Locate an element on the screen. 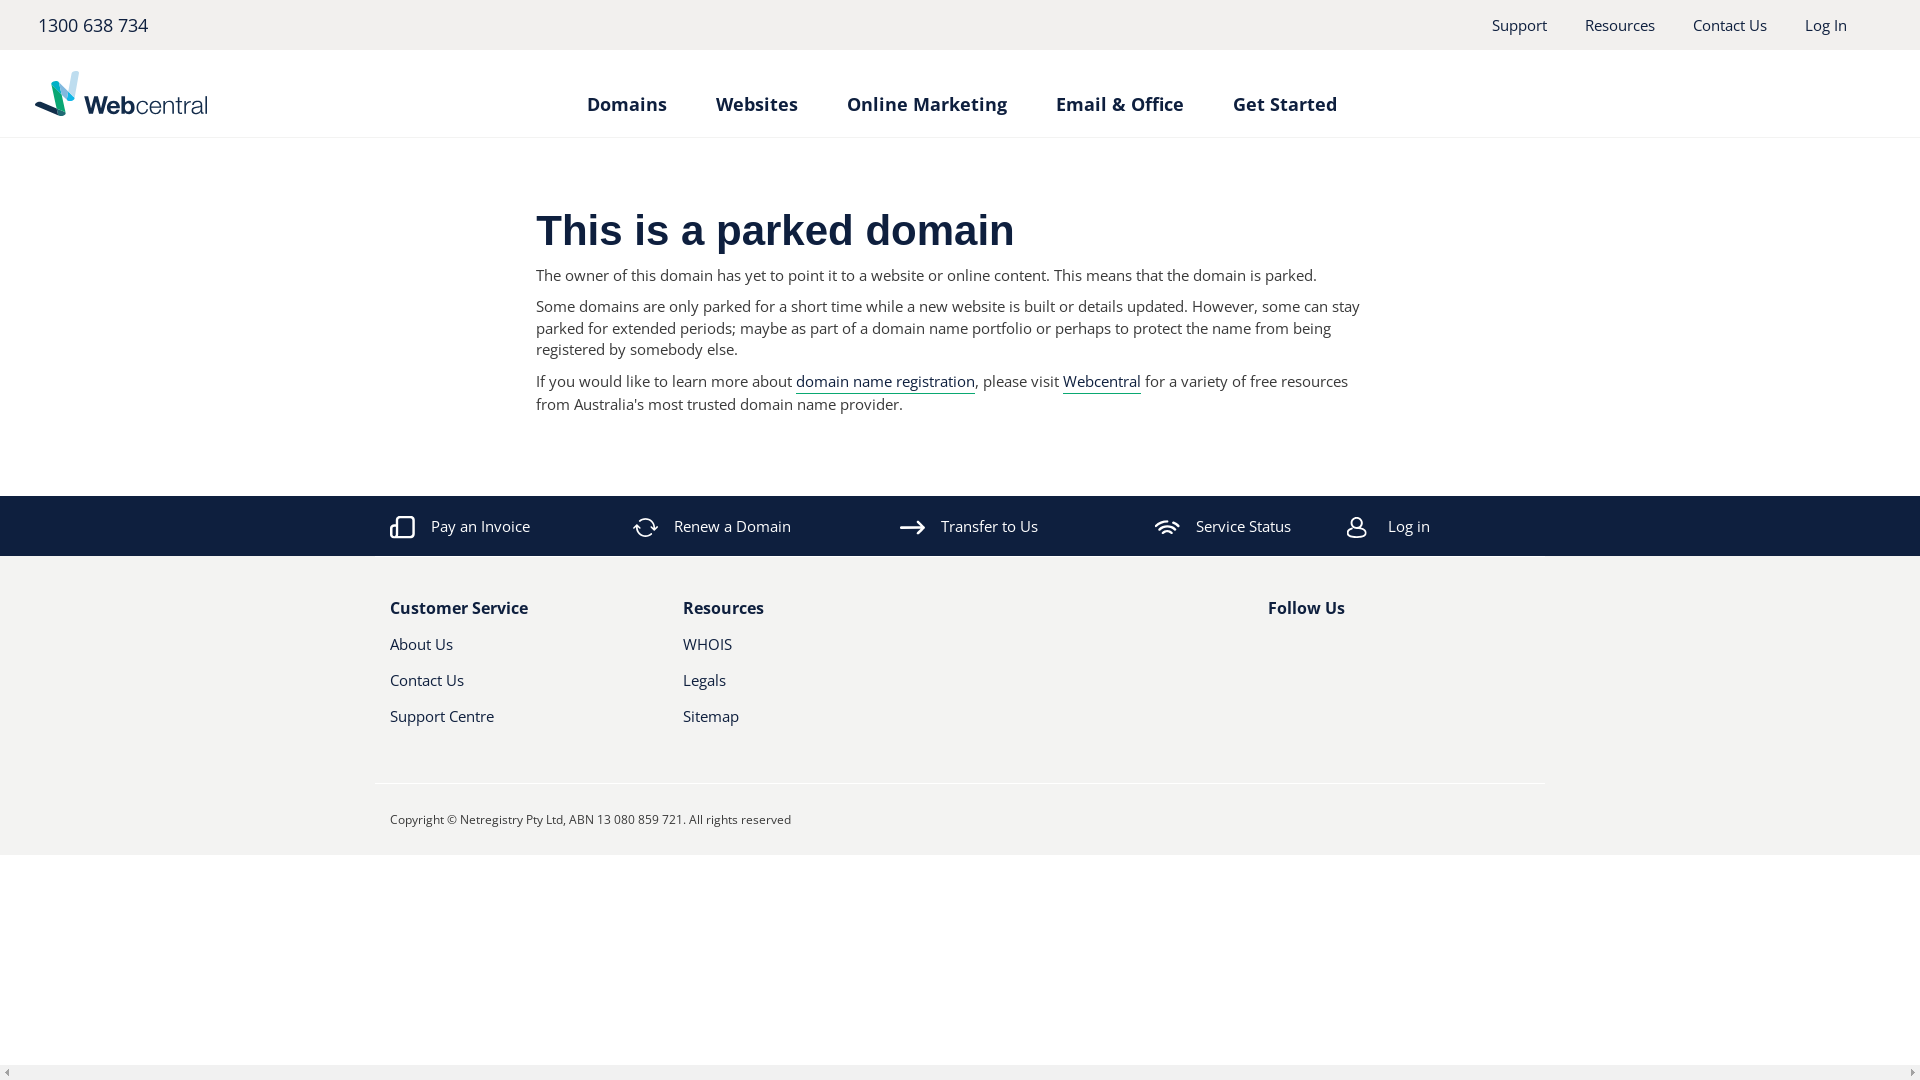  'Renew a Domain' is located at coordinates (713, 524).